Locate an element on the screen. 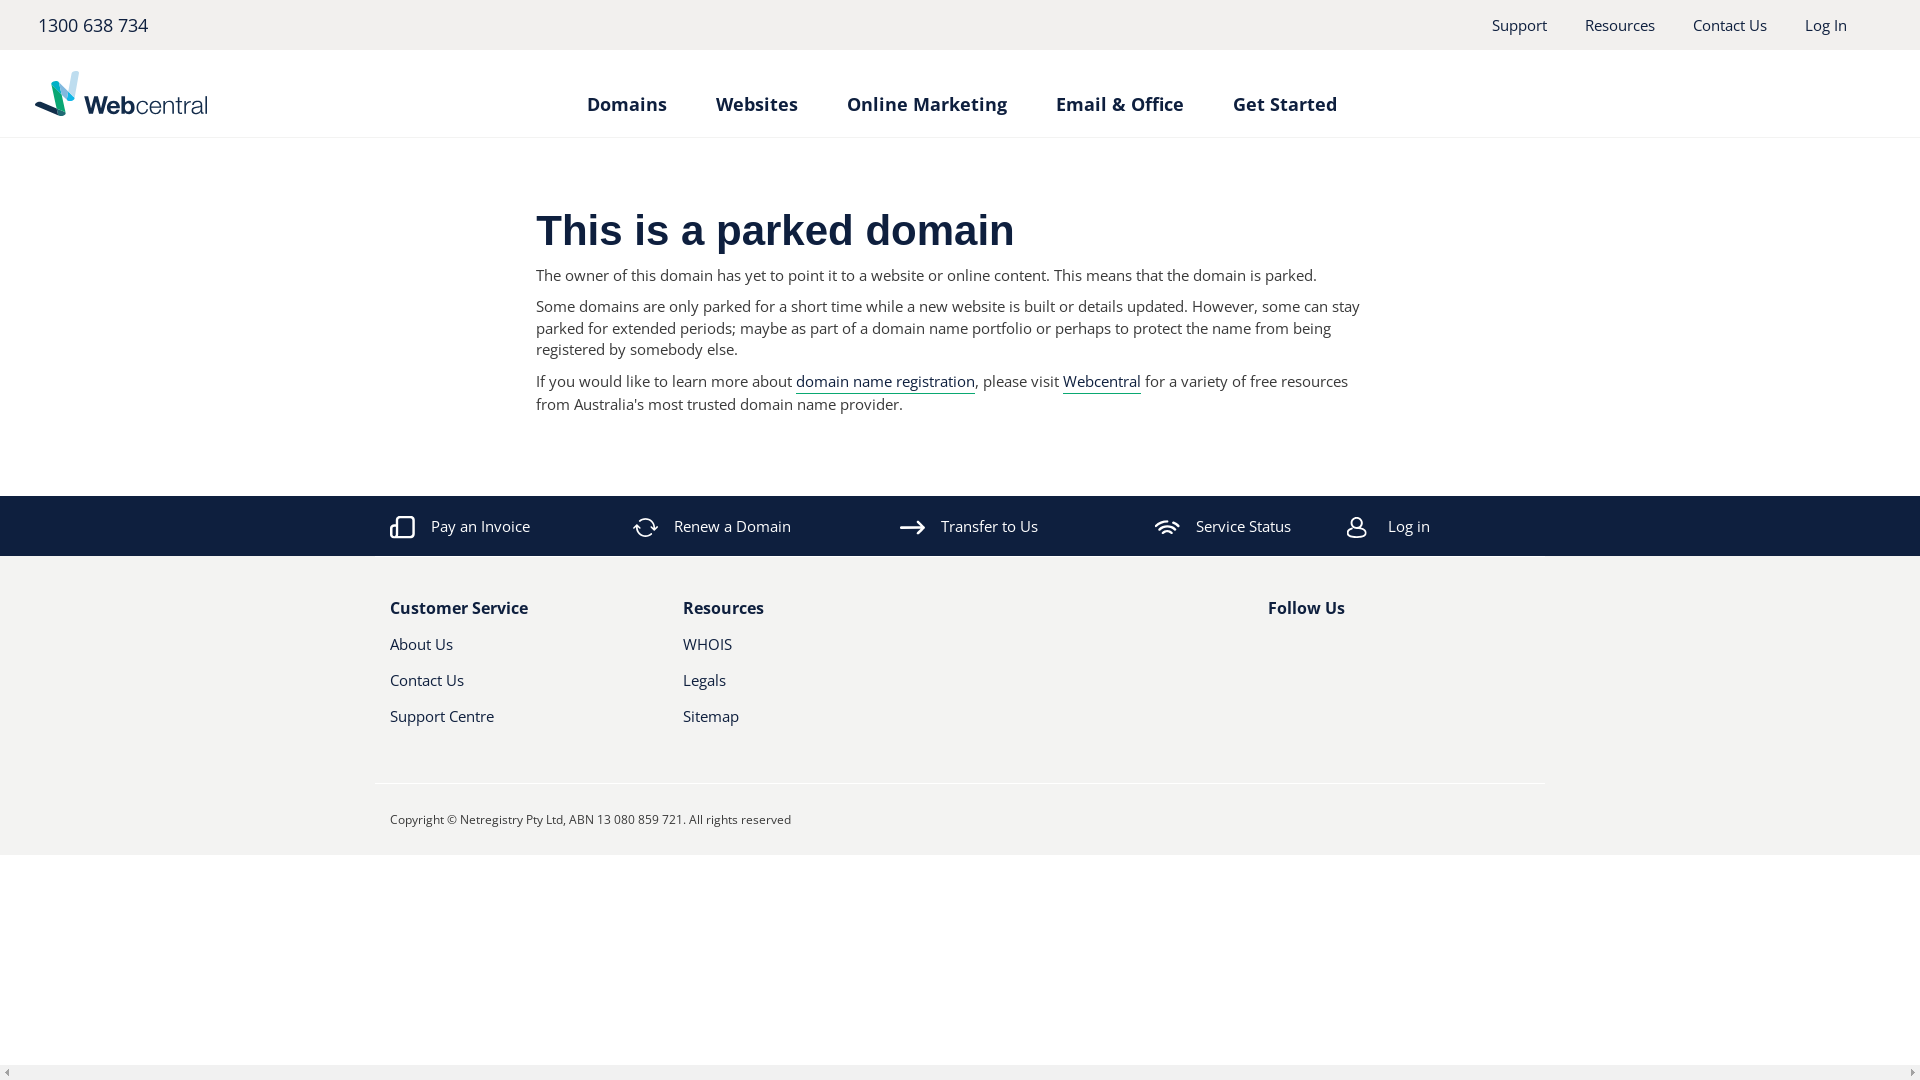  'Renew a Domain' is located at coordinates (713, 524).